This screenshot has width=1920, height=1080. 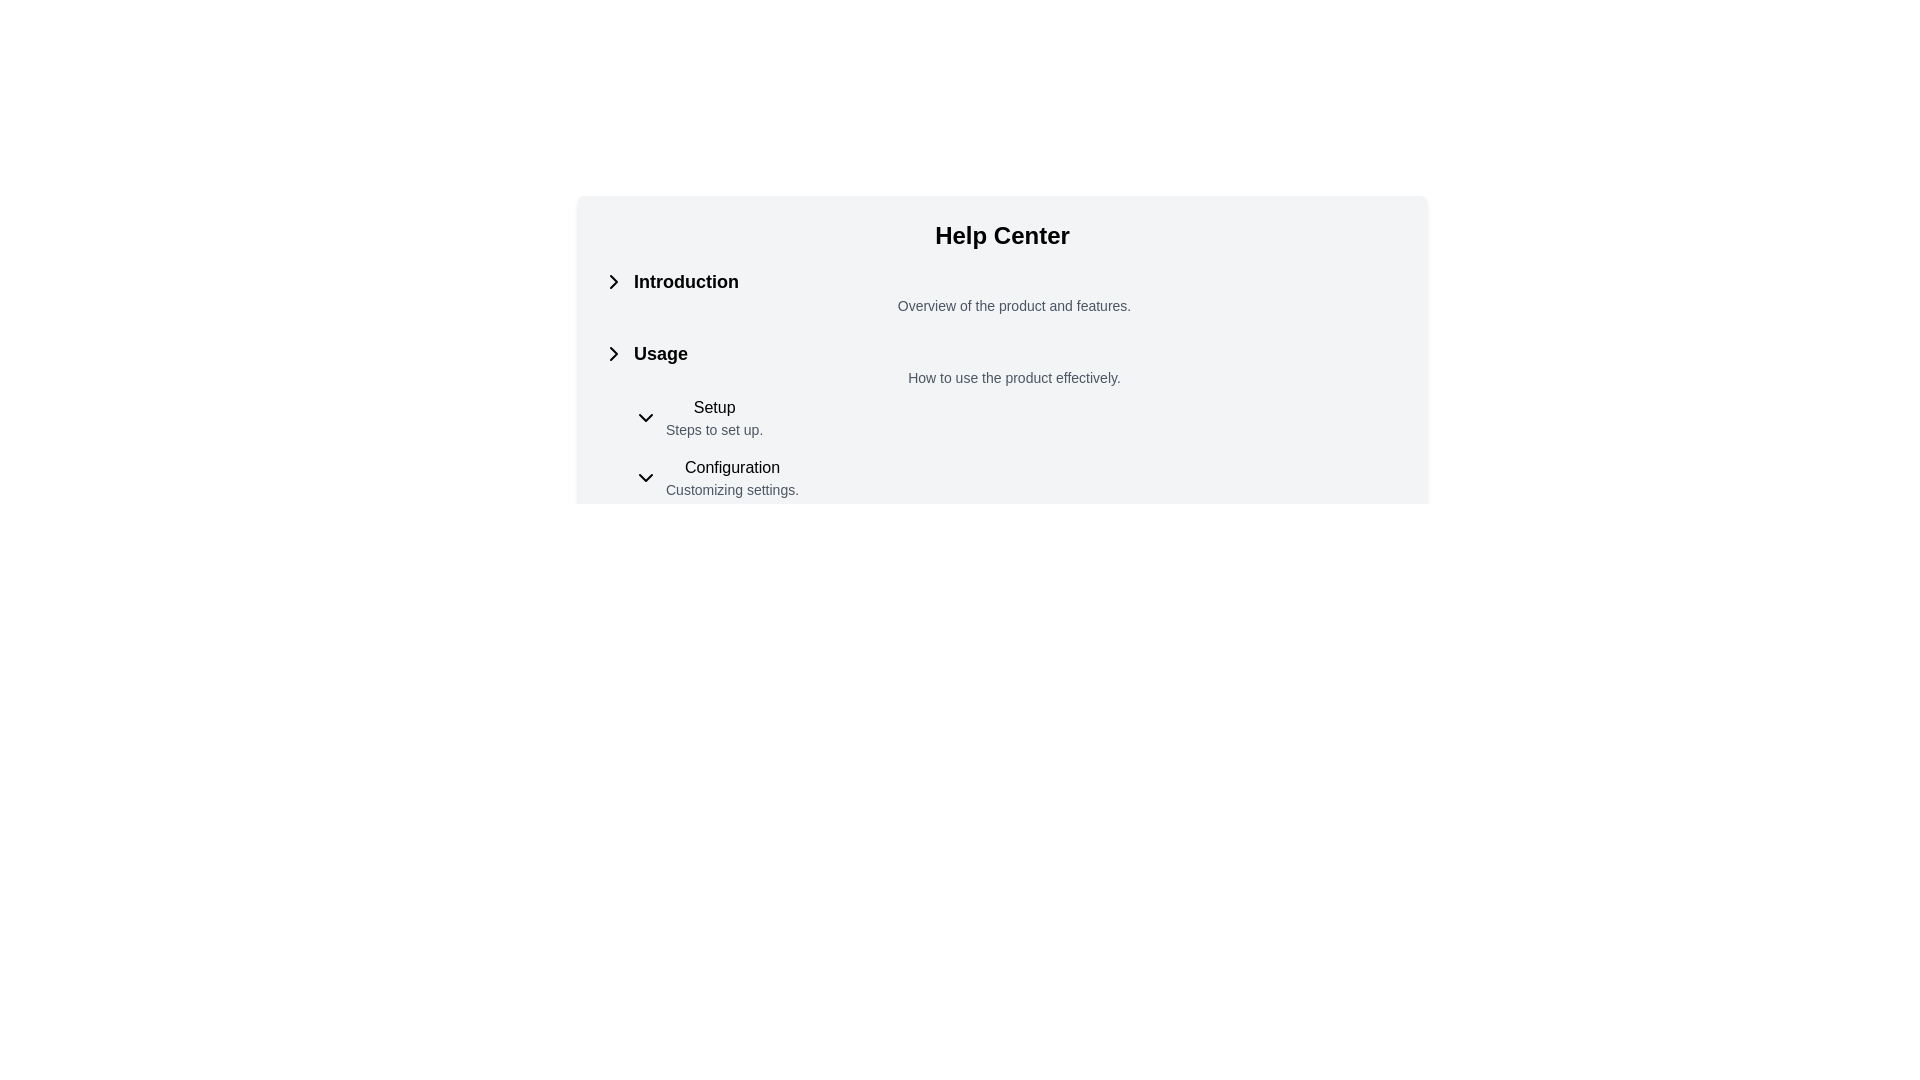 What do you see at coordinates (714, 416) in the screenshot?
I see `the navigational label element under the 'Usage' category` at bounding box center [714, 416].